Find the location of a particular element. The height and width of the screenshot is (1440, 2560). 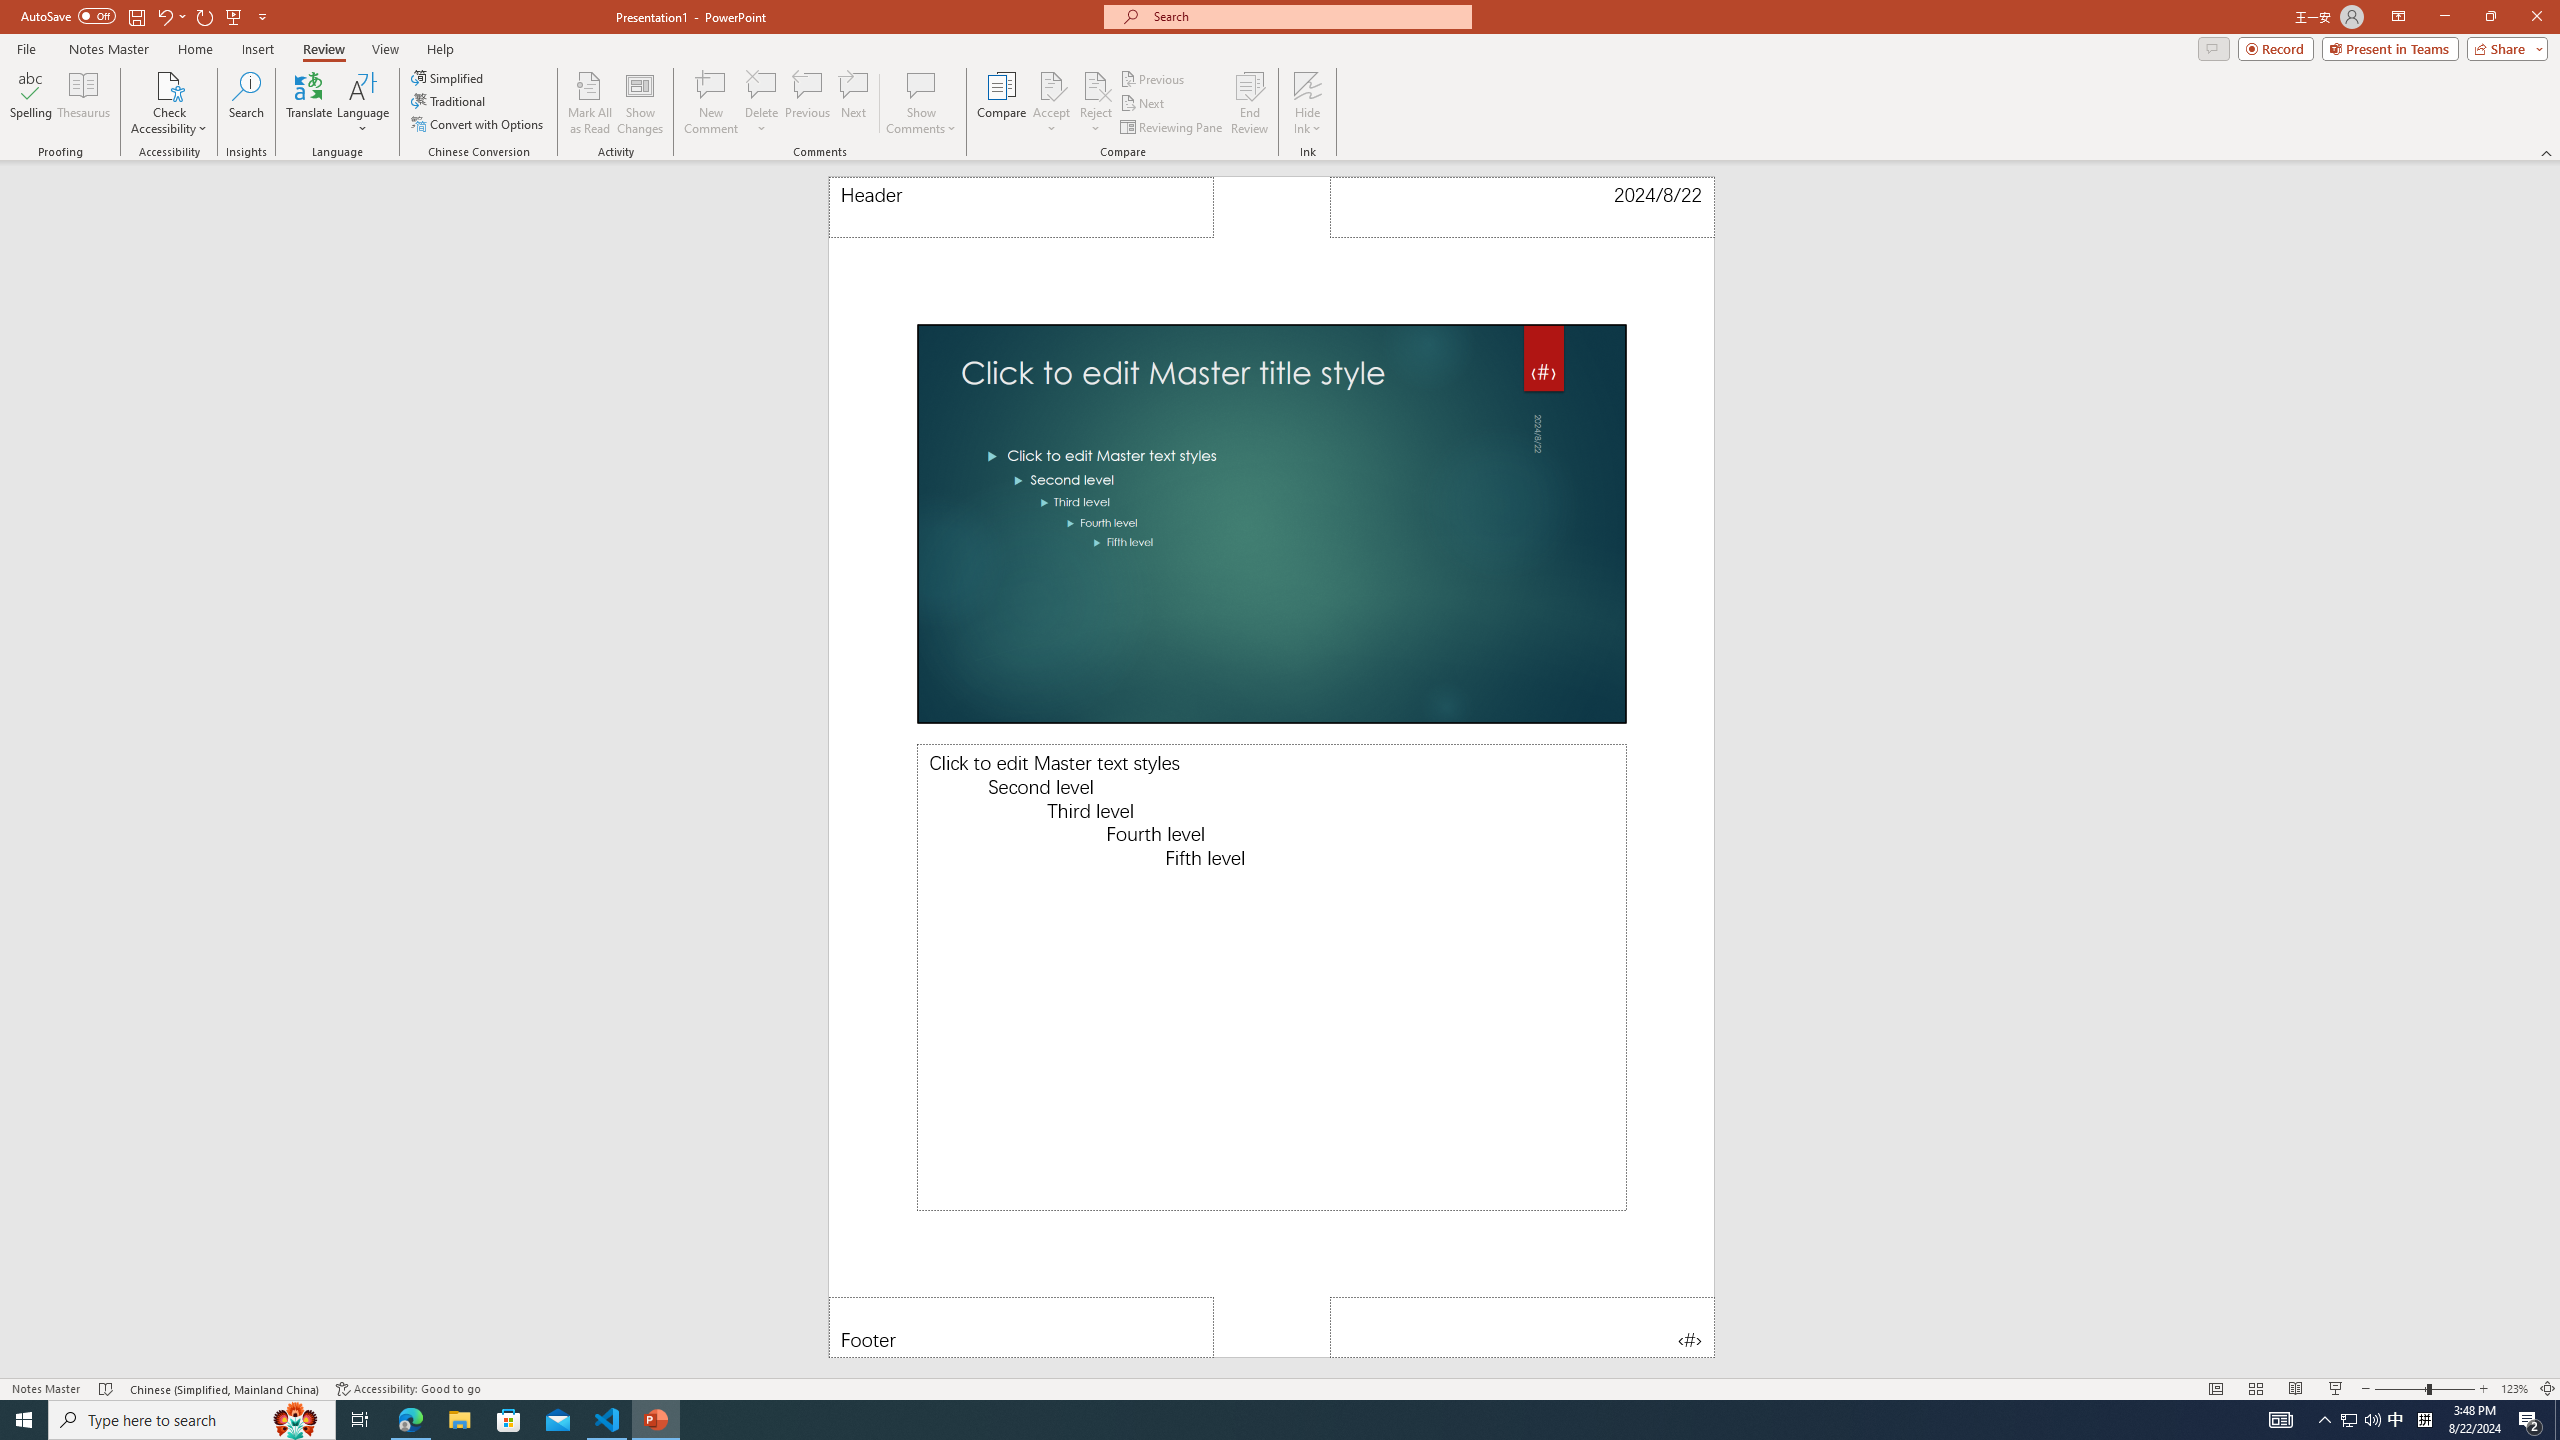

'Translate' is located at coordinates (309, 103).